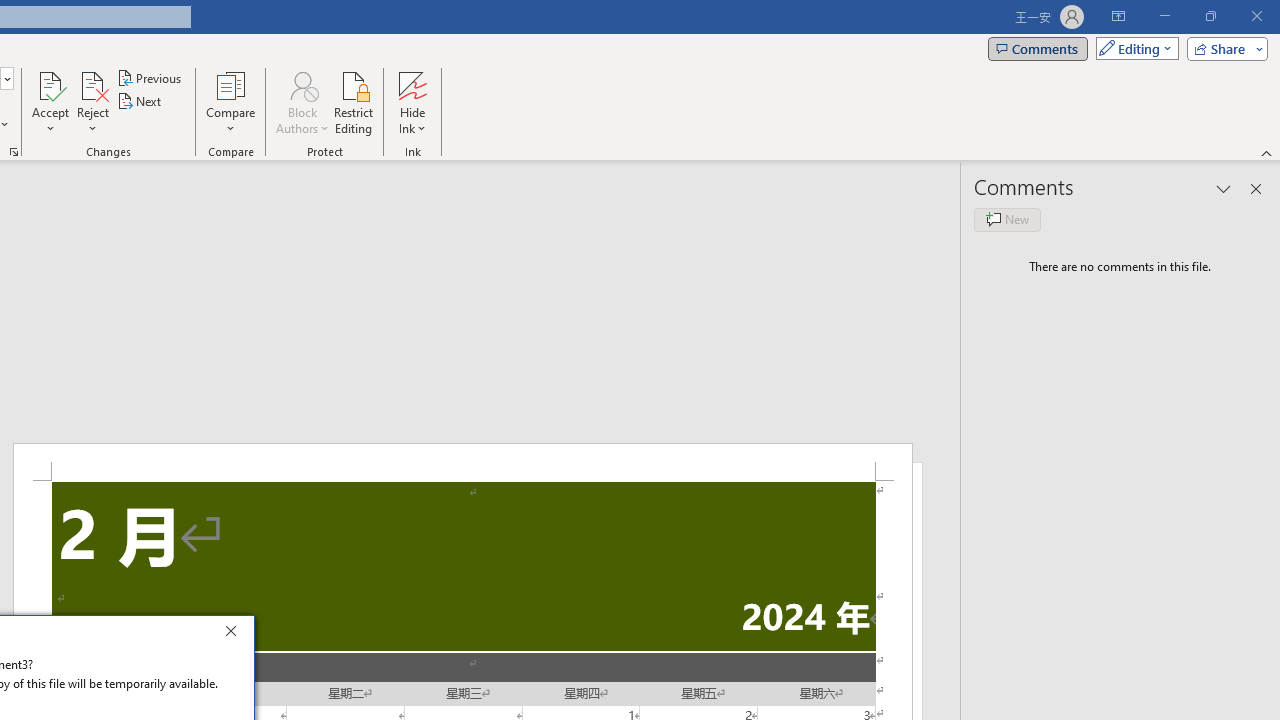 This screenshot has height=720, width=1280. I want to click on 'Hide Ink', so click(411, 103).